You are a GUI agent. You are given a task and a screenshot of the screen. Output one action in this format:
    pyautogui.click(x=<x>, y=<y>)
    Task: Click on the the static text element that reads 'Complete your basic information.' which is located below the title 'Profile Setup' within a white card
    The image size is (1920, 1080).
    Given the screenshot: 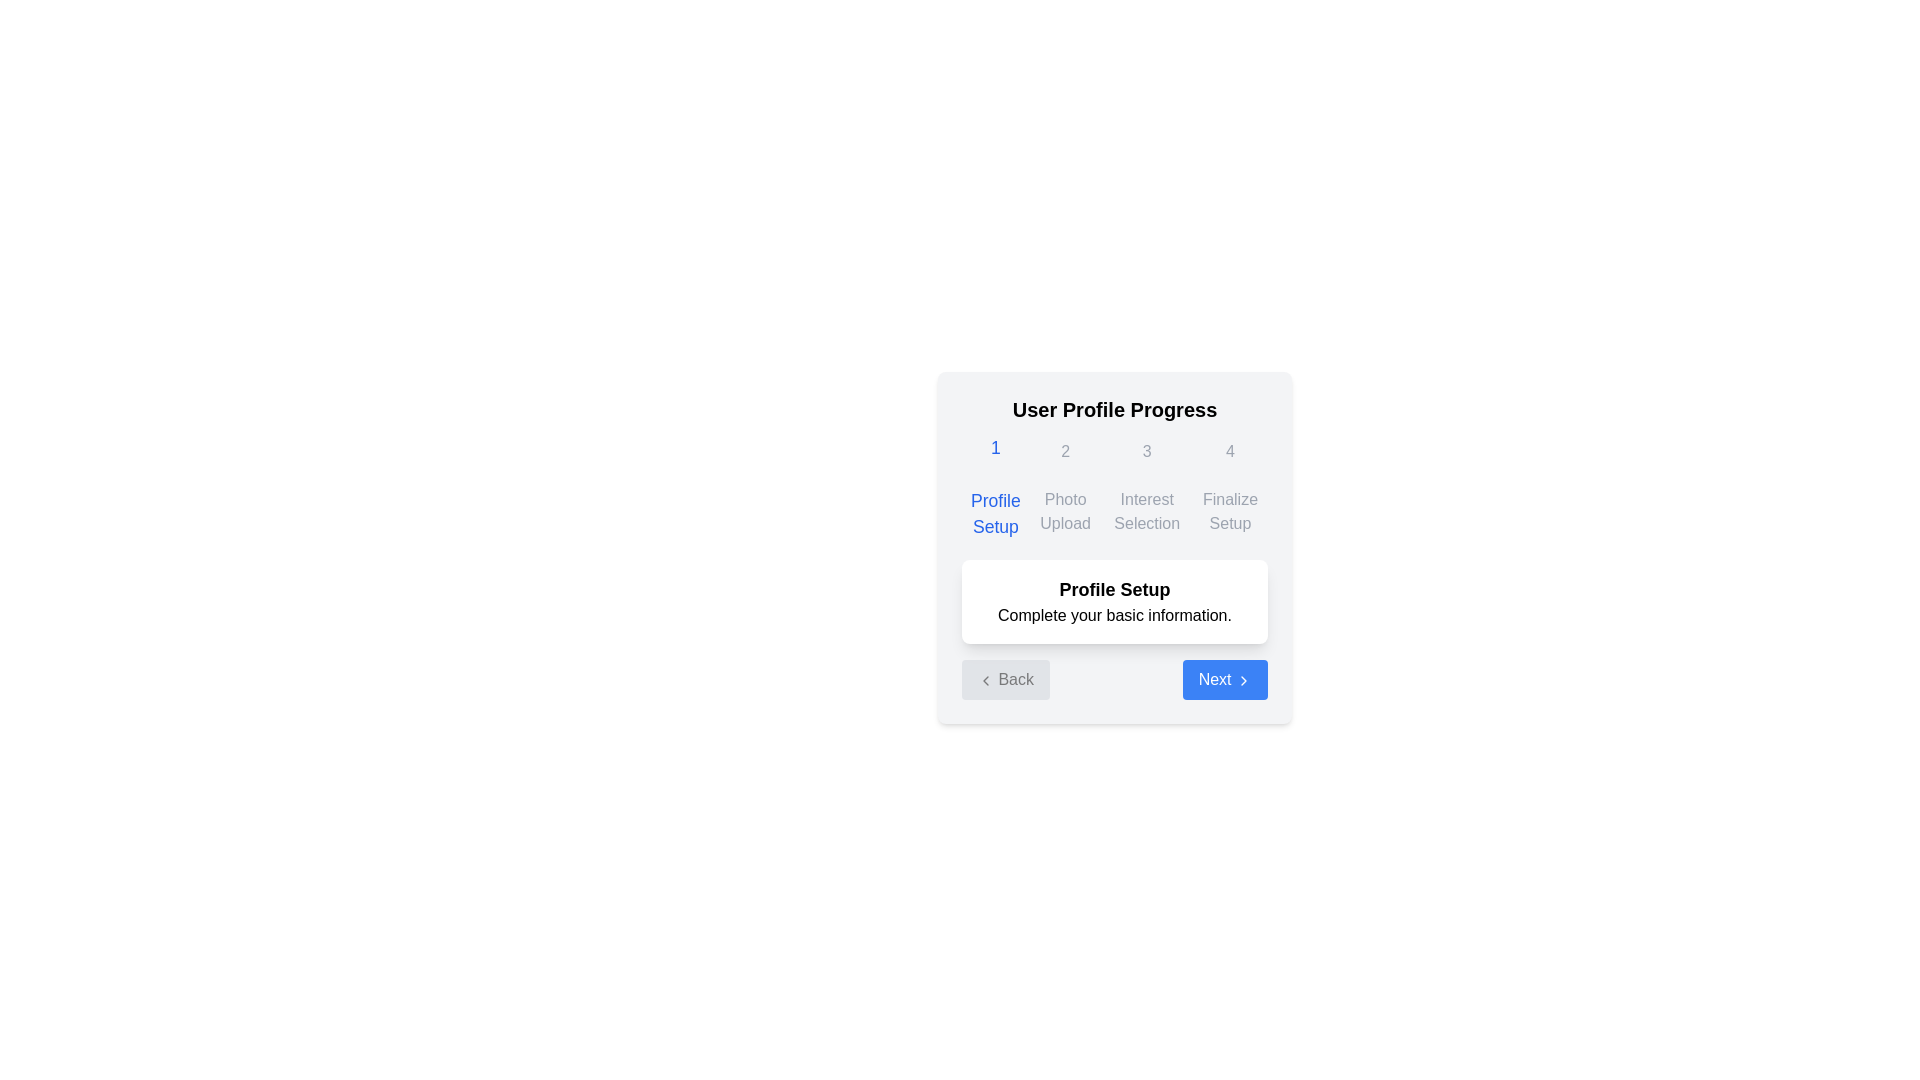 What is the action you would take?
    pyautogui.click(x=1113, y=615)
    